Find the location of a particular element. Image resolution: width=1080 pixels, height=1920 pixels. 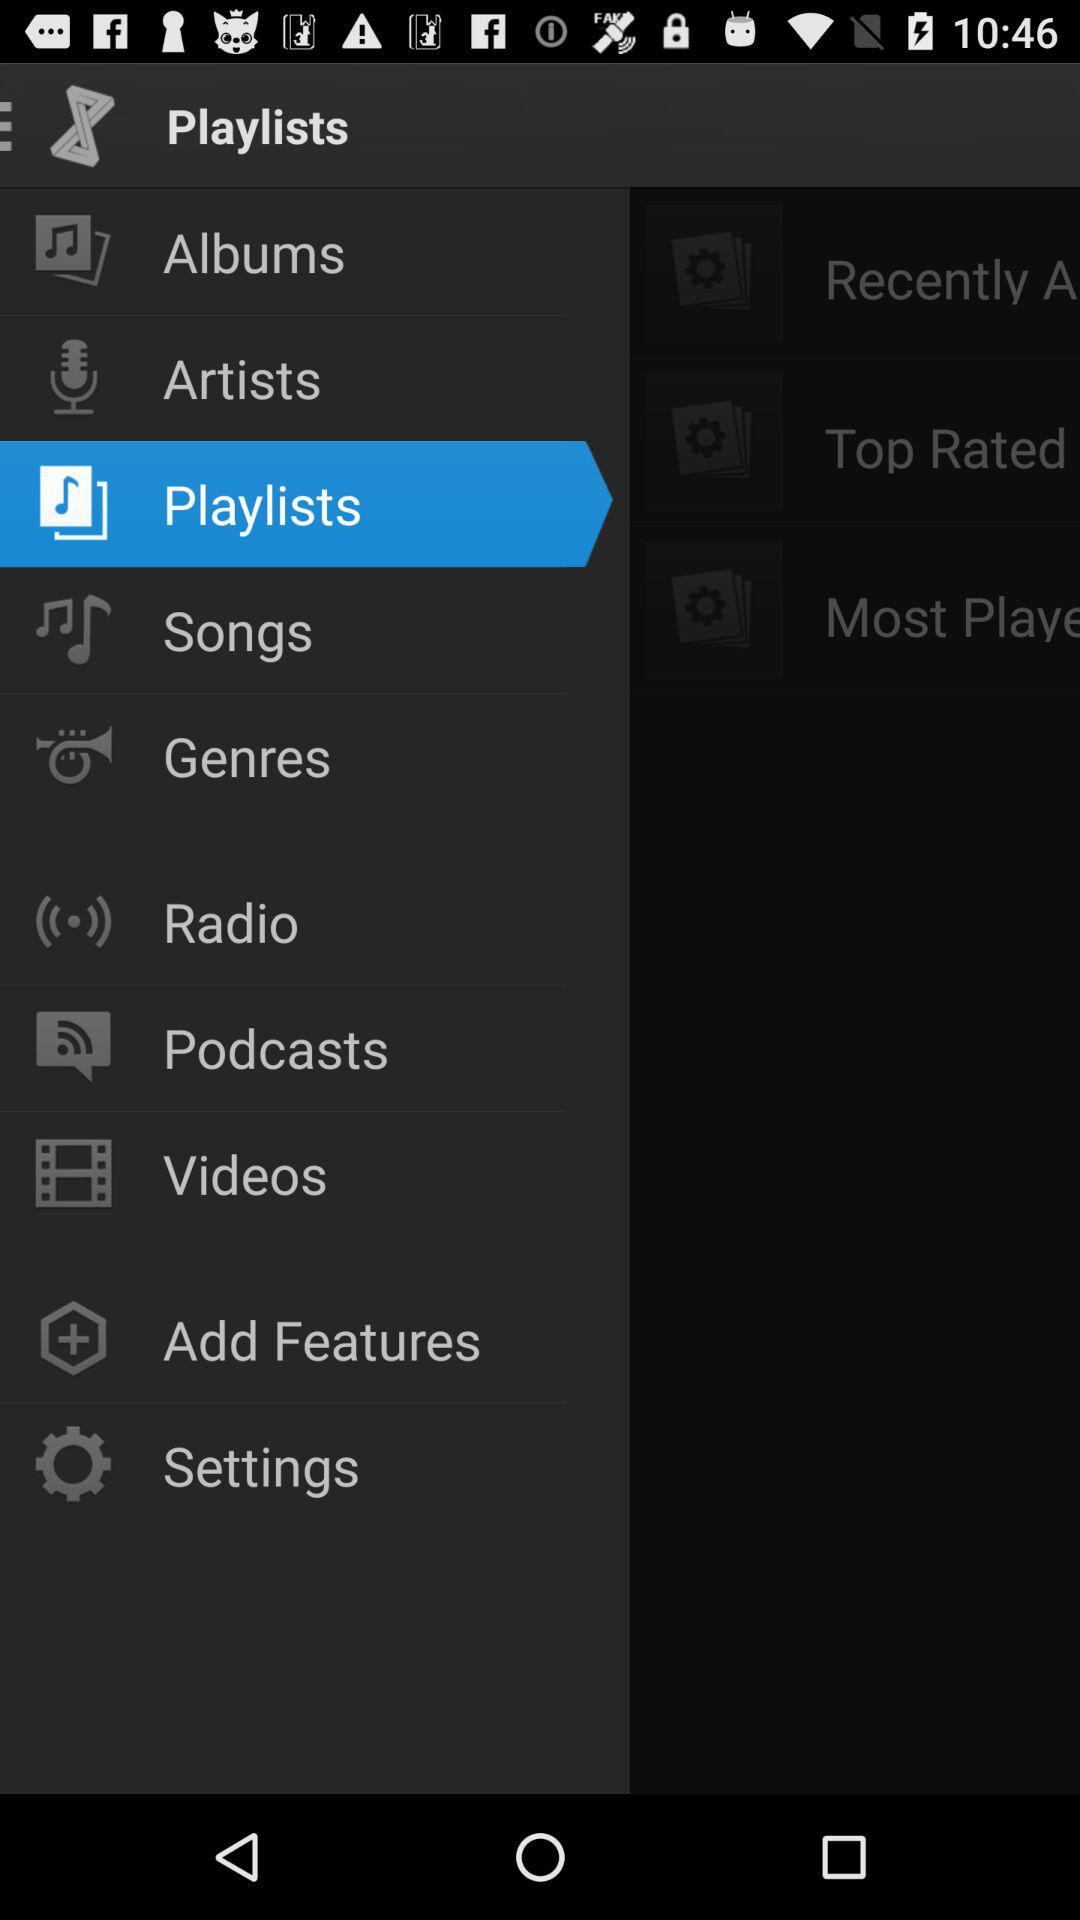

the  playlists button is located at coordinates (282, 985).